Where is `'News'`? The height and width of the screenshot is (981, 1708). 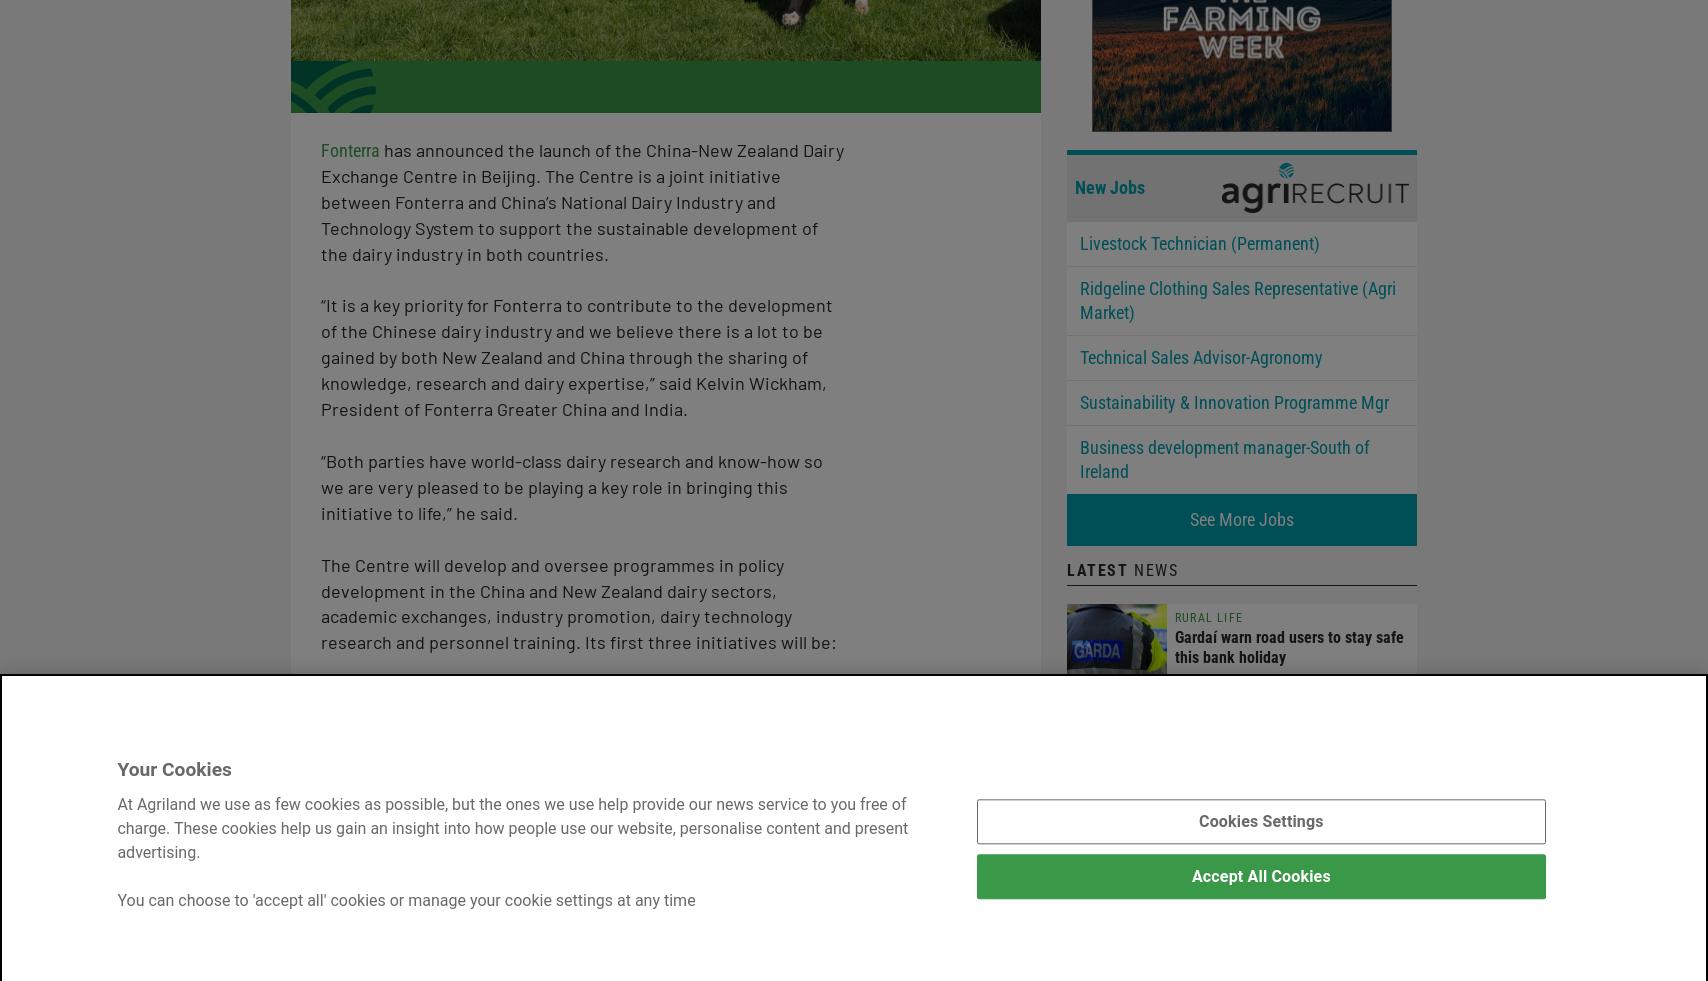
'News' is located at coordinates (1153, 569).